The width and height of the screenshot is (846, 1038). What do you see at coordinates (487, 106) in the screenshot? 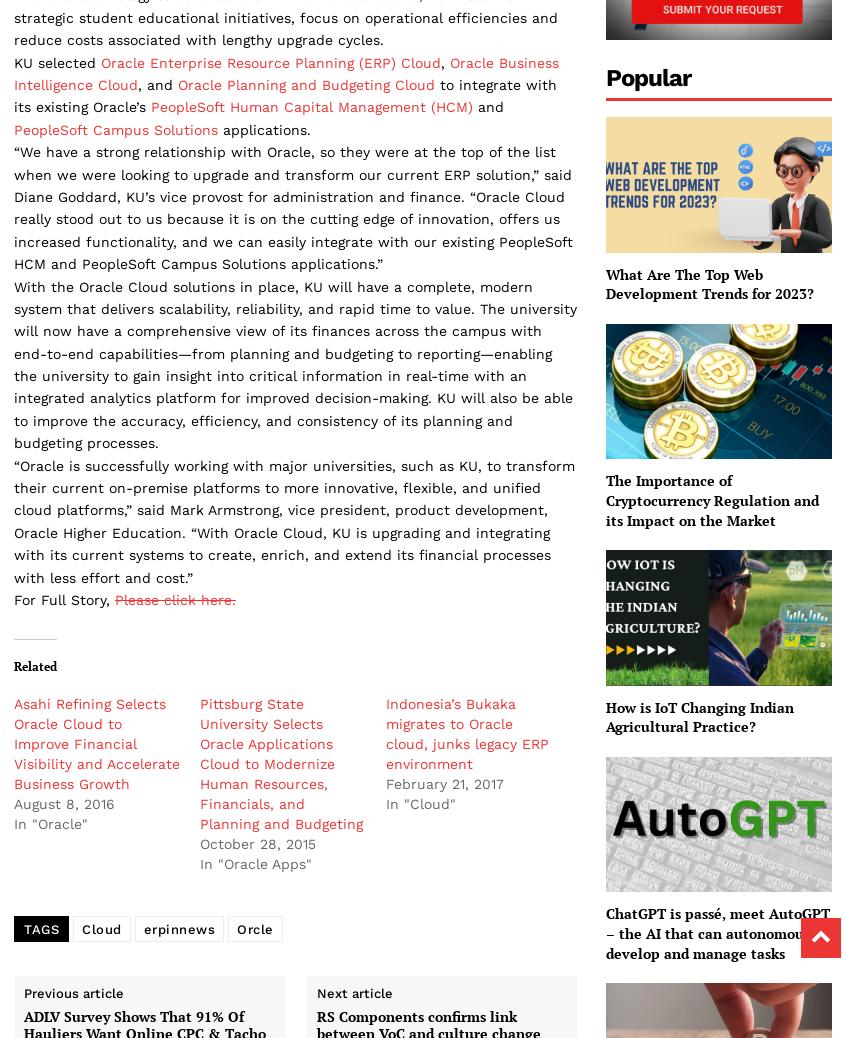
I see `'and'` at bounding box center [487, 106].